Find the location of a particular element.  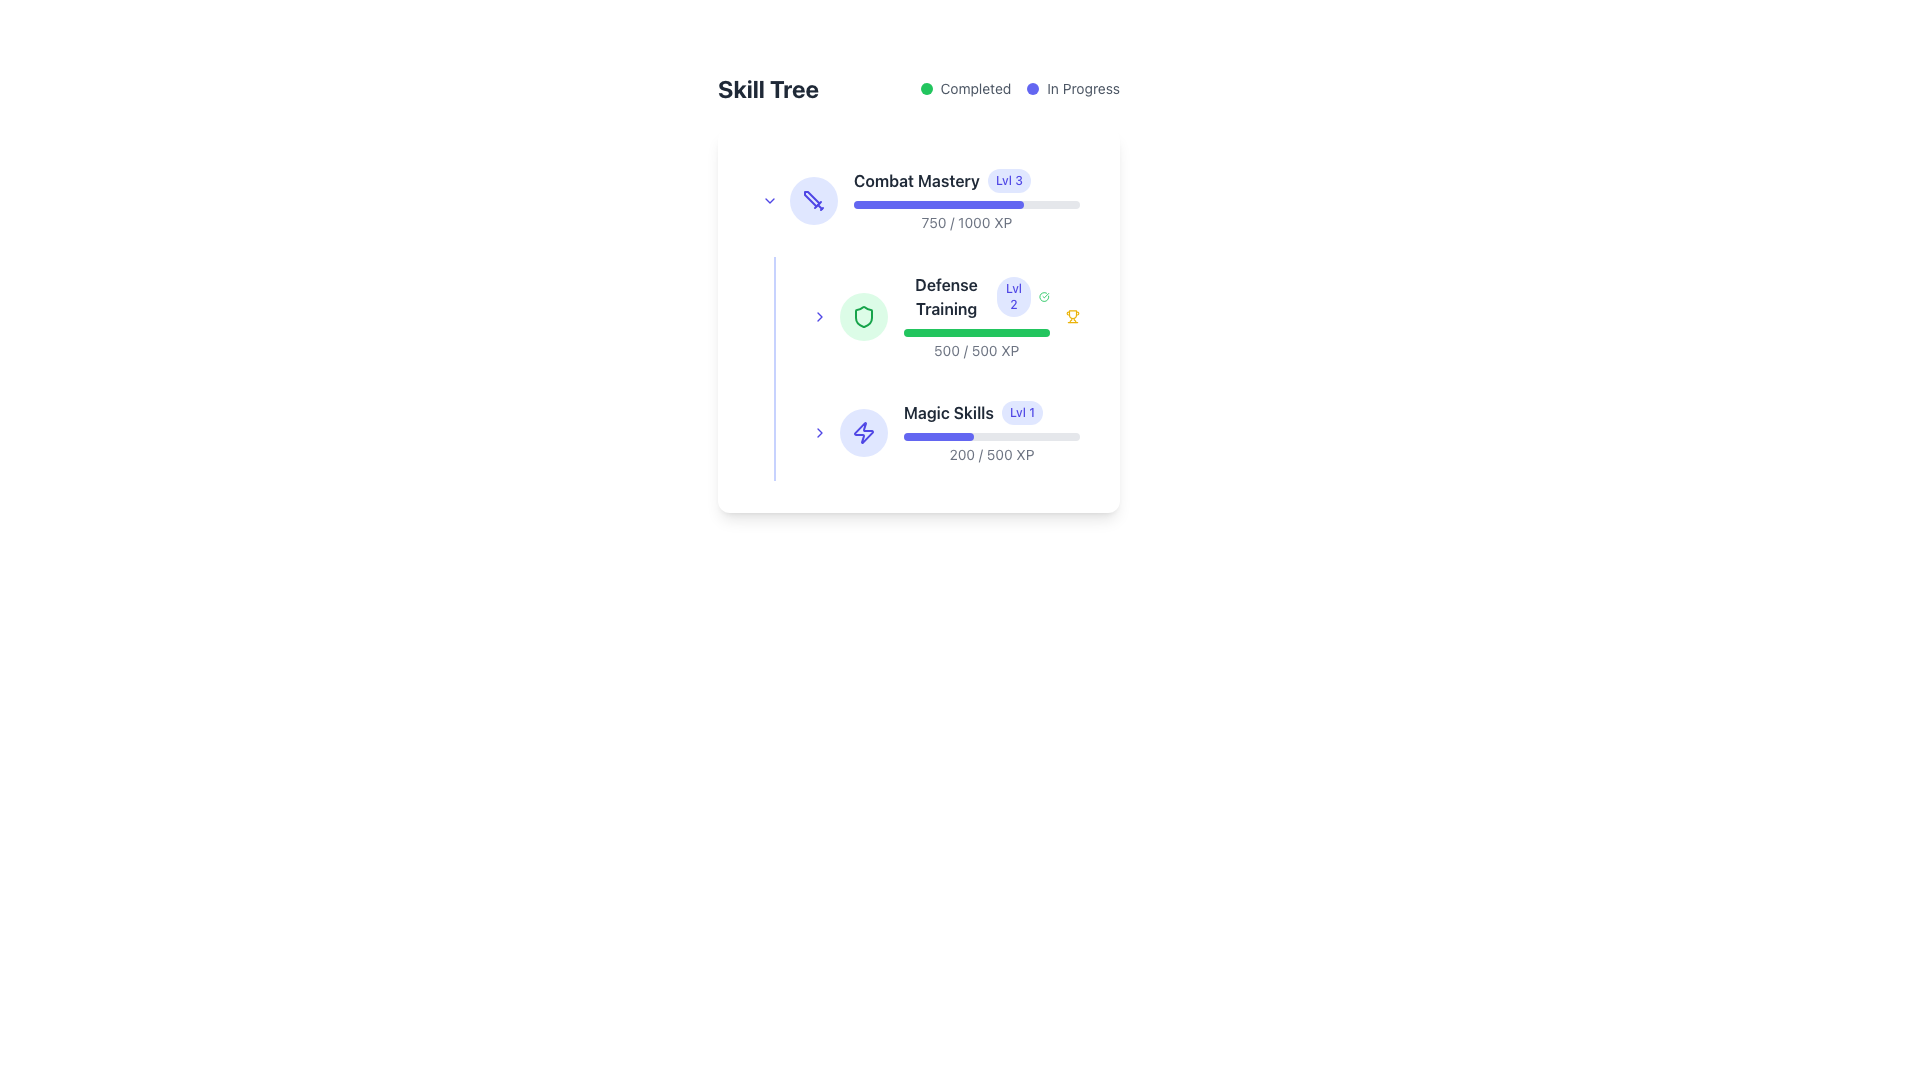

the status represented by the graphical icon (SVG) indicating the completion of the 'Defense Training' level, located in the 'Defense Training' section of the Skill Tree interface, to the right of the 'Lvl 2' badge is located at coordinates (1043, 297).